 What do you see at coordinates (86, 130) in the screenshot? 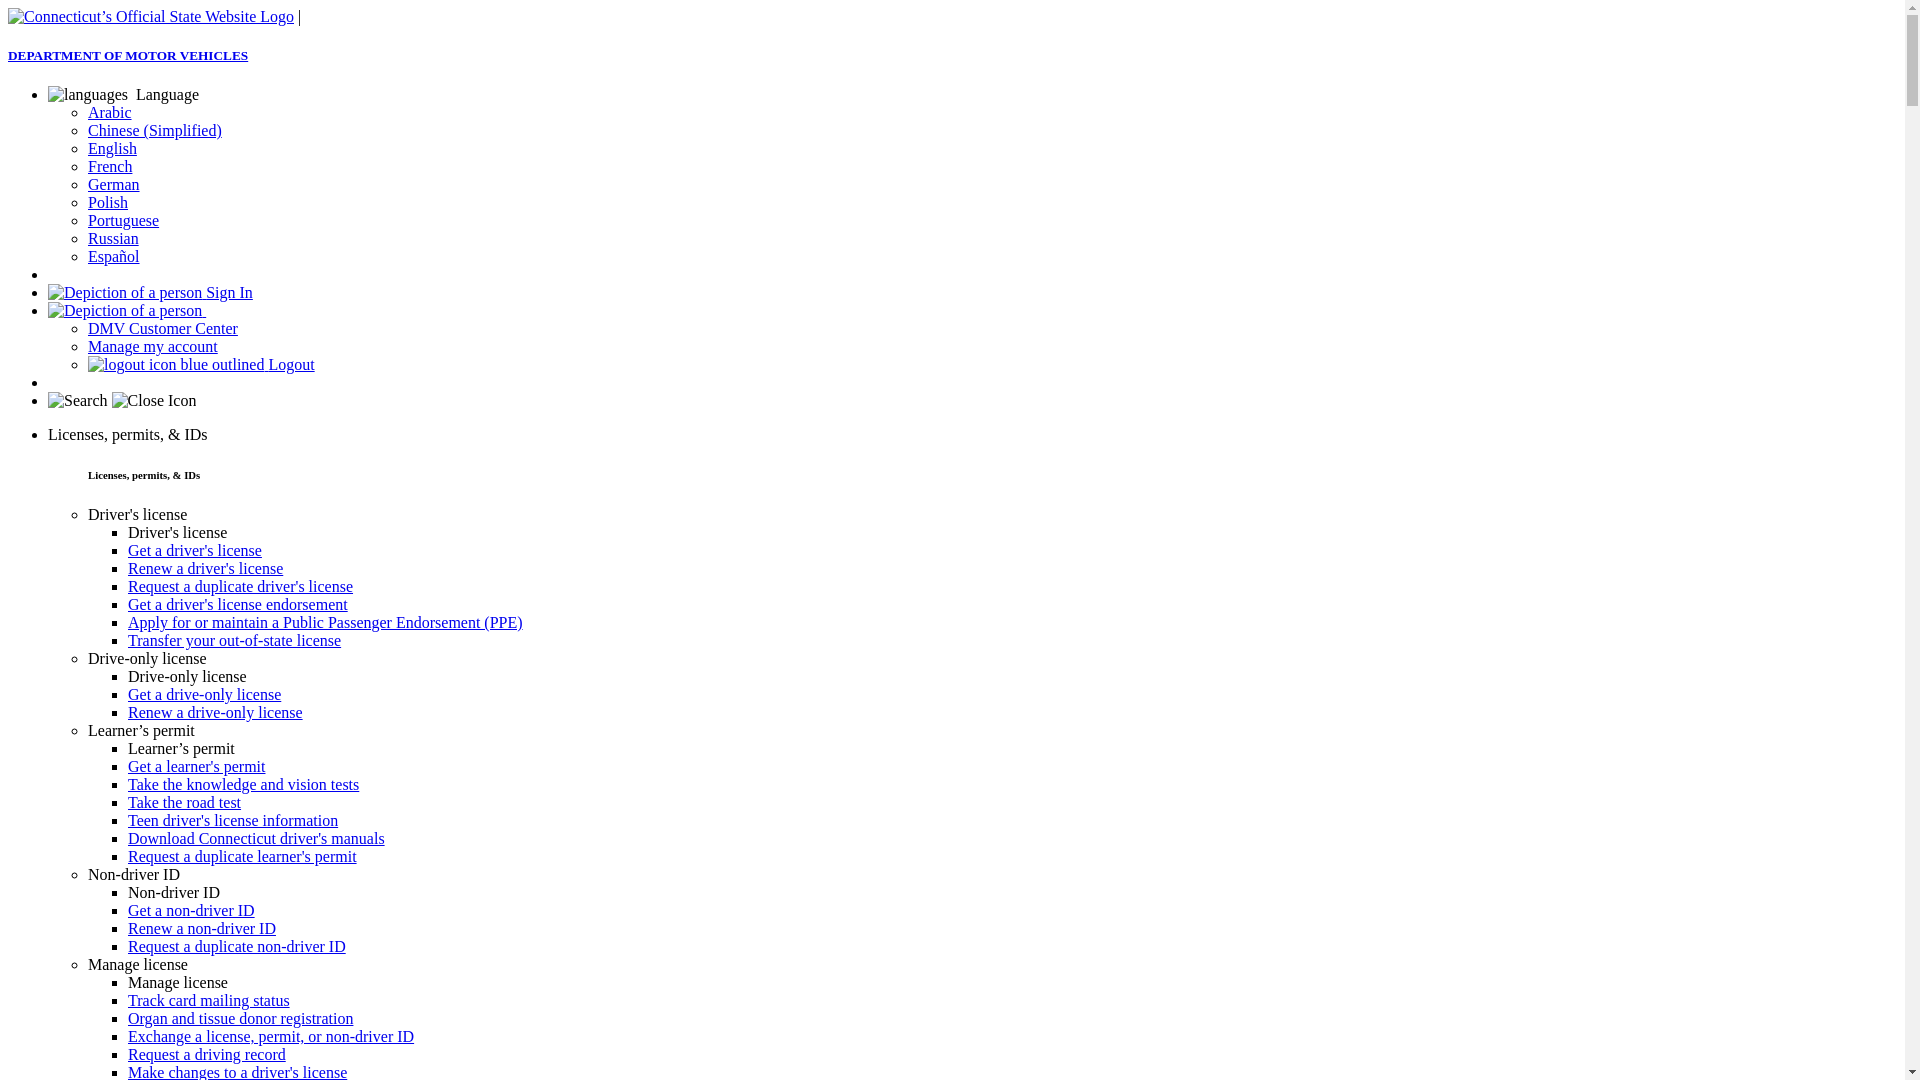
I see `'Chinese (Simplified)'` at bounding box center [86, 130].